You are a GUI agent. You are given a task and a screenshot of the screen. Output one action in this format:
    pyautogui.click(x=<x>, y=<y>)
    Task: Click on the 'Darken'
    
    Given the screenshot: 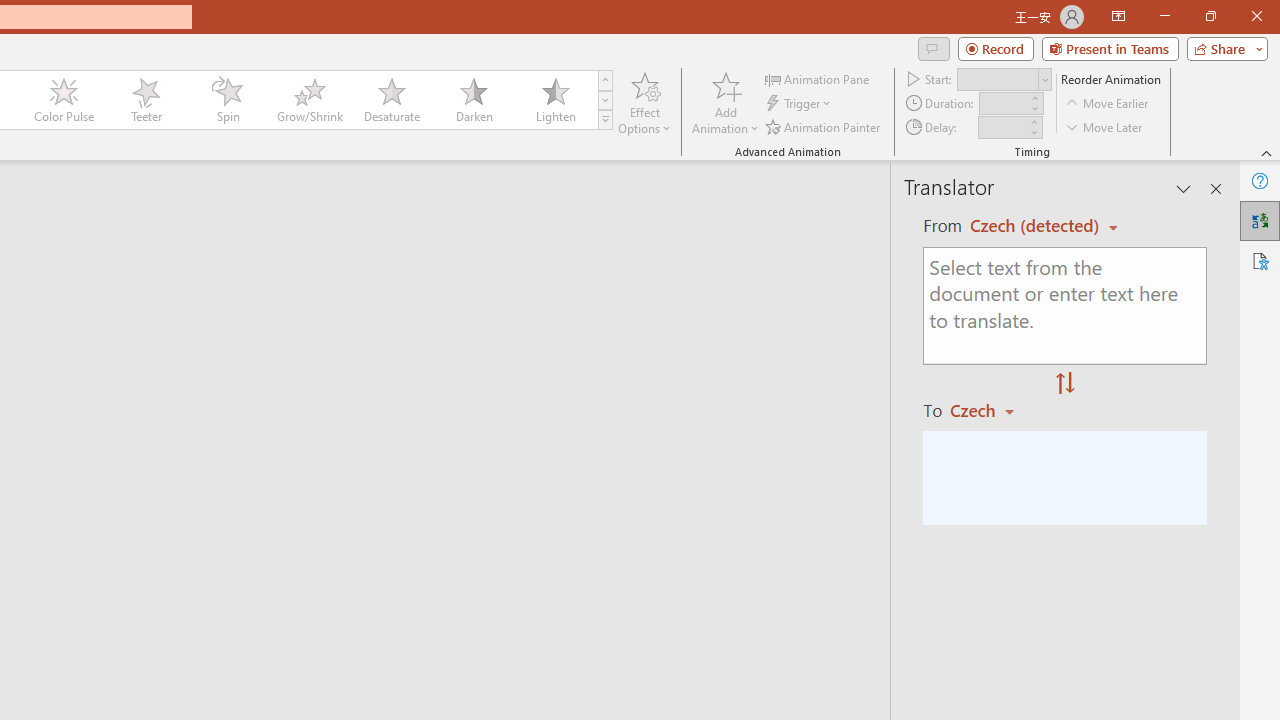 What is the action you would take?
    pyautogui.click(x=472, y=100)
    